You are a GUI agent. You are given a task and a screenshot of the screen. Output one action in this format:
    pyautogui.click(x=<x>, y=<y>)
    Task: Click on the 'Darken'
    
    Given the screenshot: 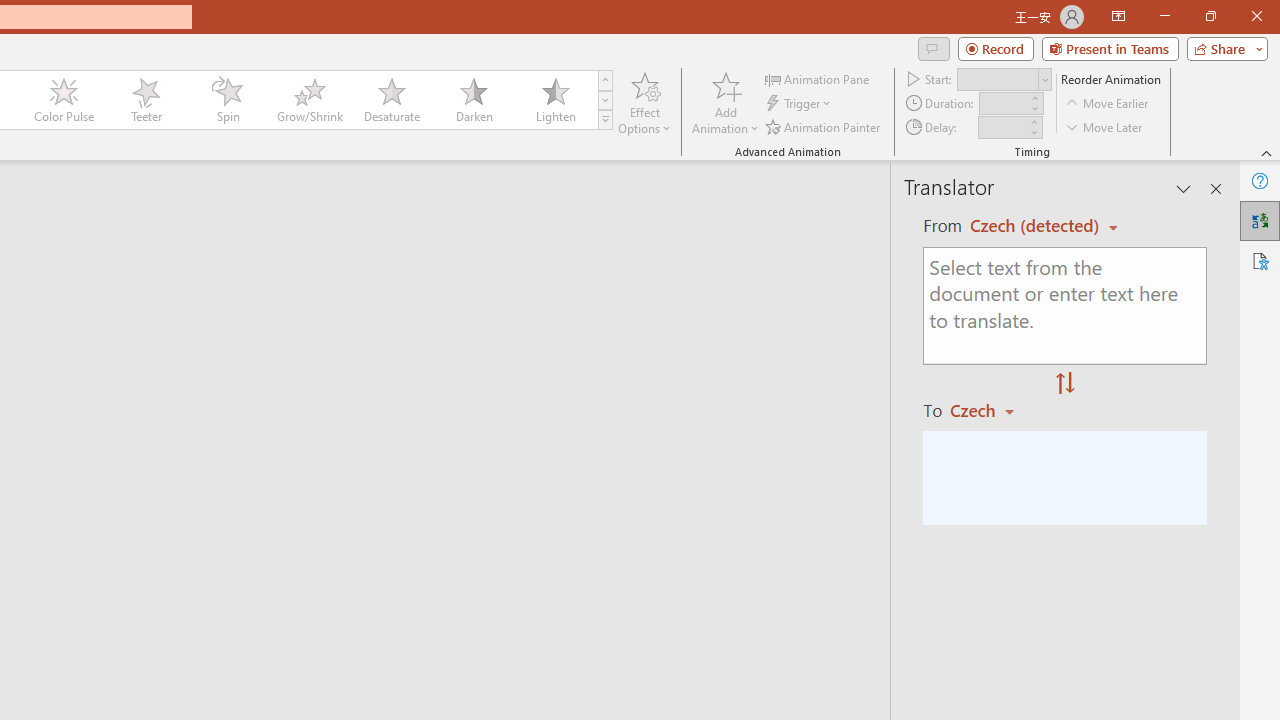 What is the action you would take?
    pyautogui.click(x=472, y=100)
    